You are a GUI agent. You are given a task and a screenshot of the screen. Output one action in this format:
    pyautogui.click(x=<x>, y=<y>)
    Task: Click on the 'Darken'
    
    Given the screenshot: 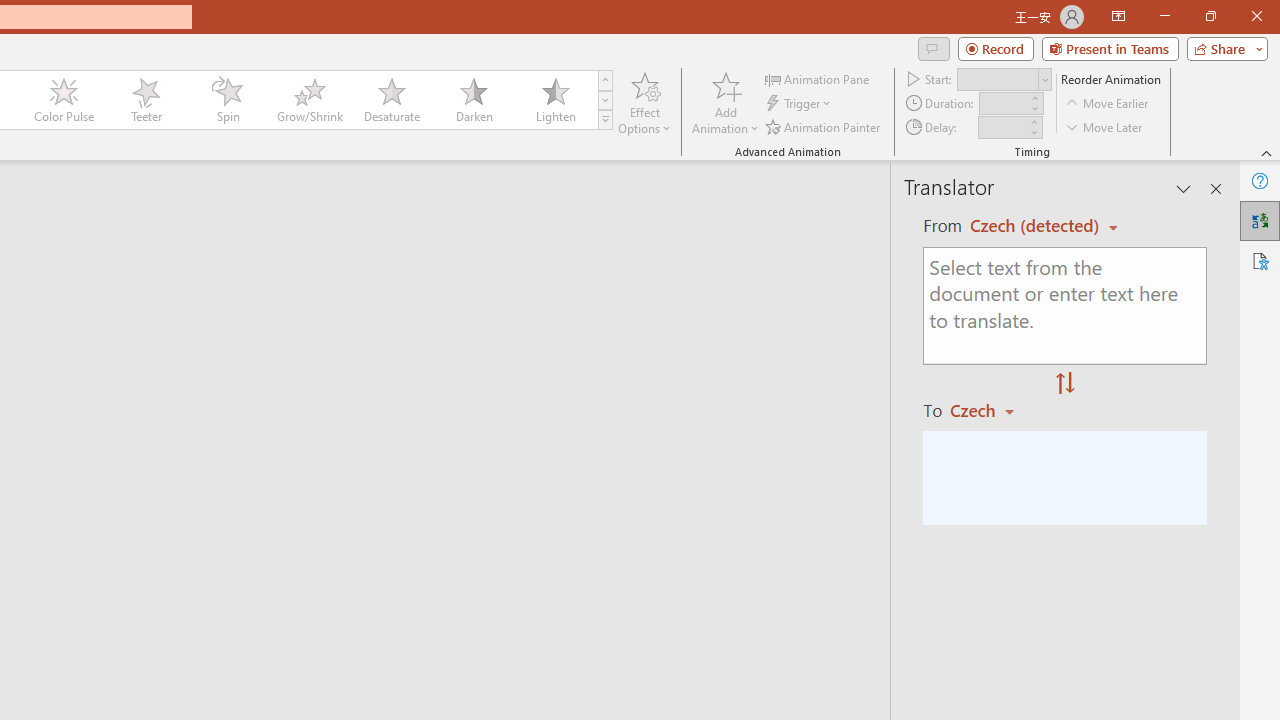 What is the action you would take?
    pyautogui.click(x=472, y=100)
    